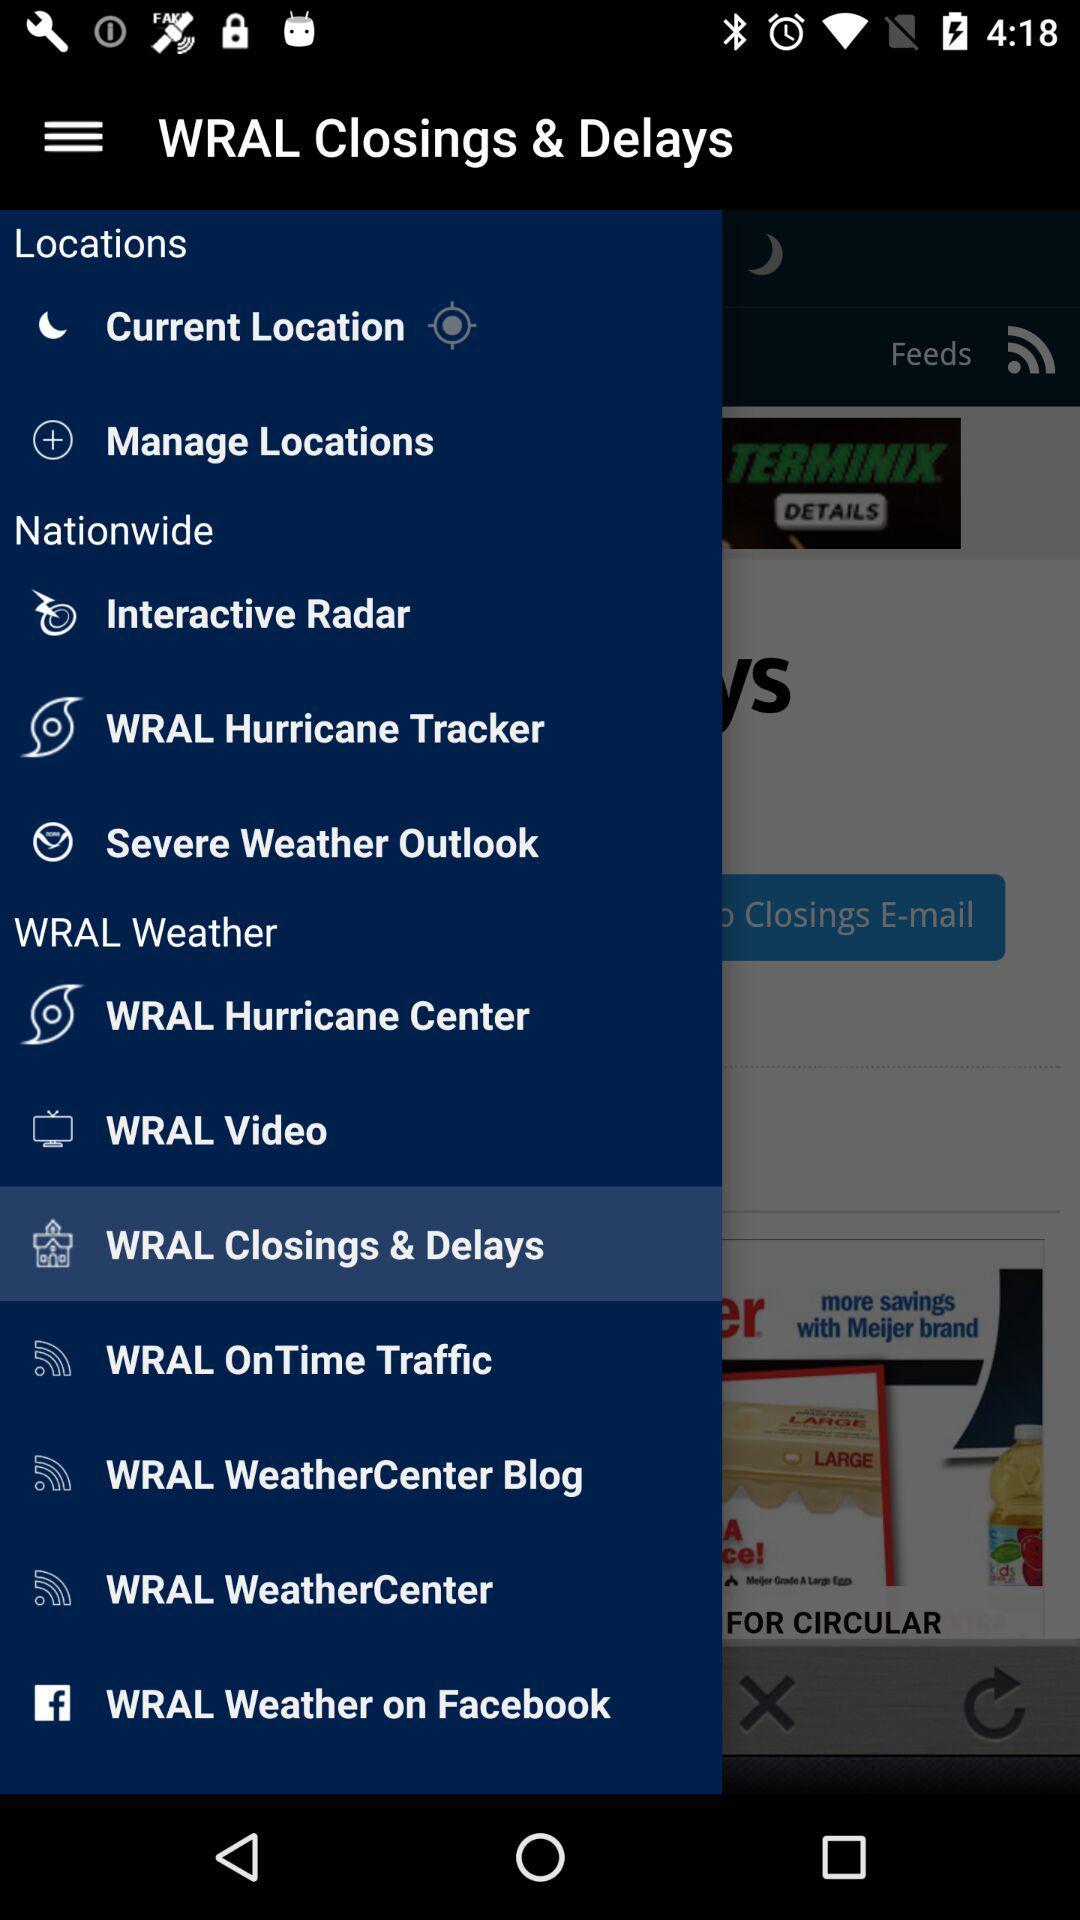  What do you see at coordinates (84, 1702) in the screenshot?
I see `the facebook icon` at bounding box center [84, 1702].